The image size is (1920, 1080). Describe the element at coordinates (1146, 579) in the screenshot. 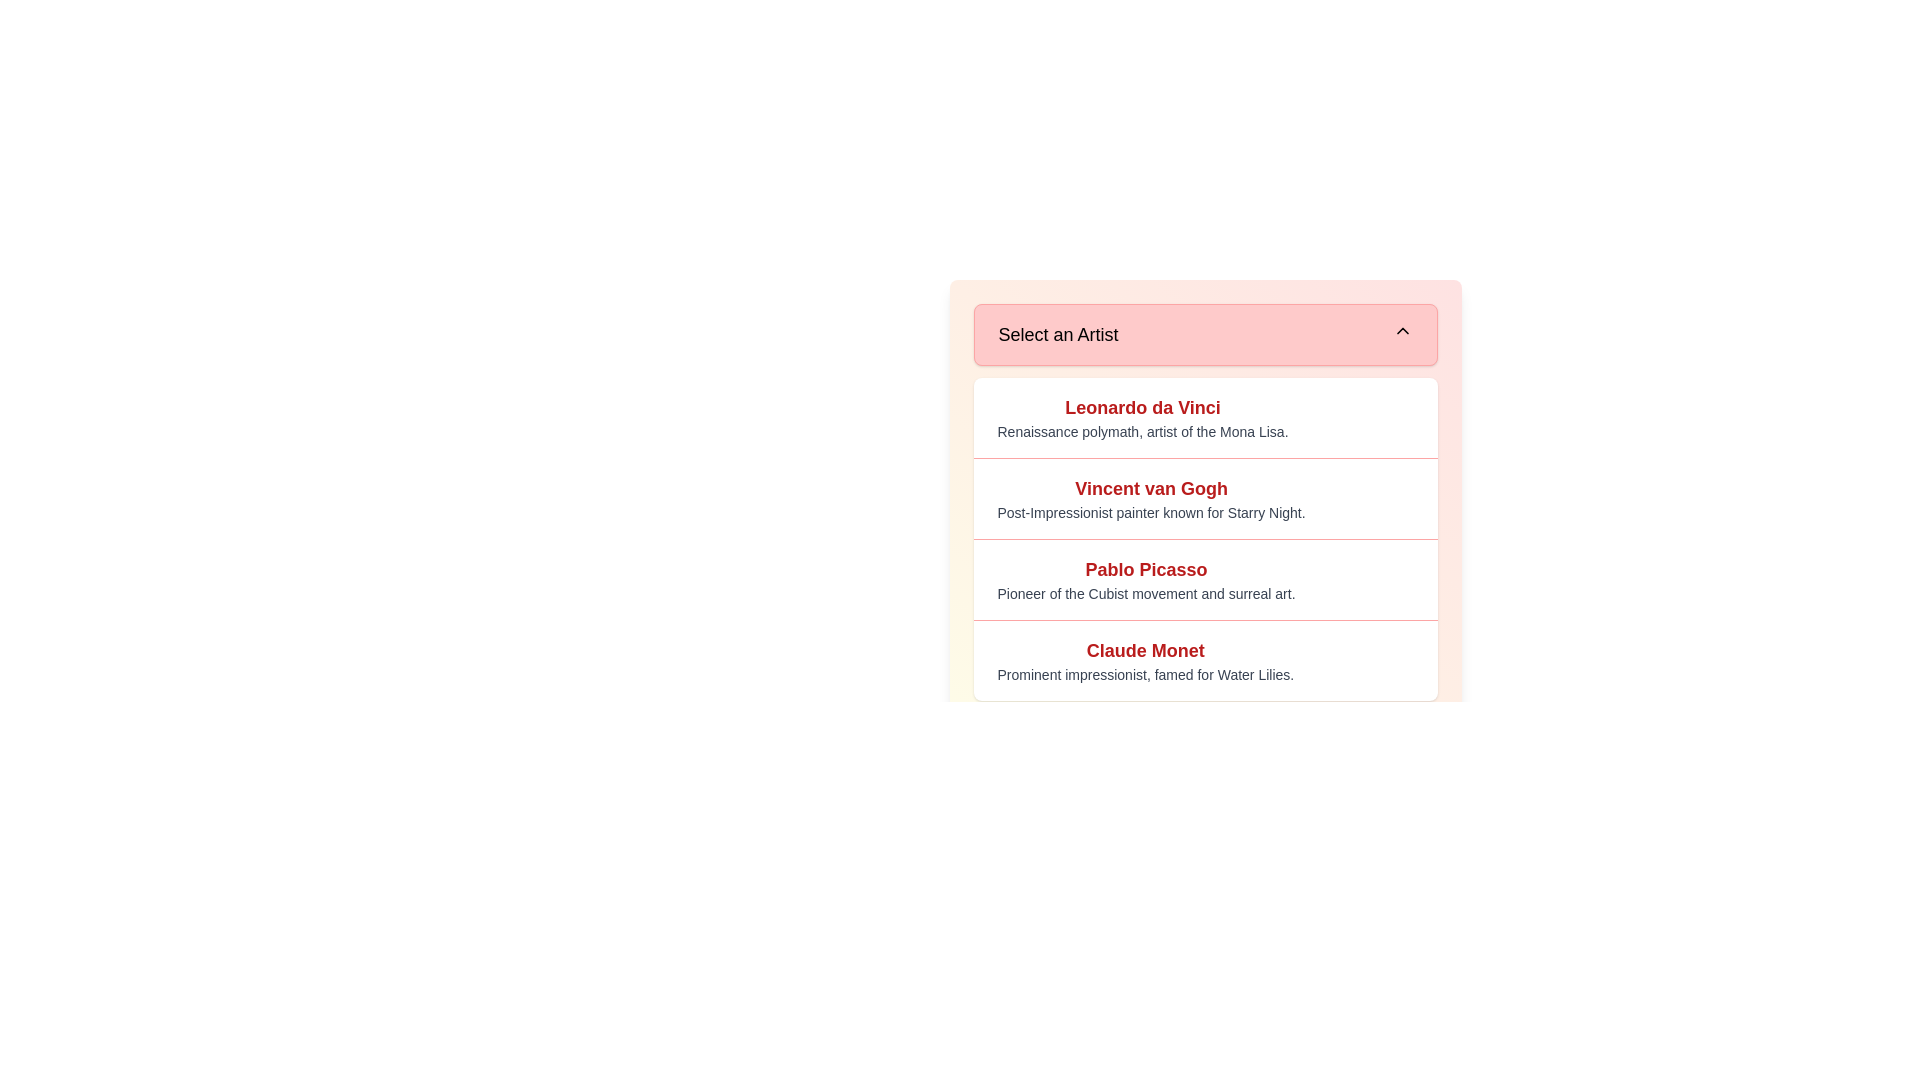

I see `the selectable list item indicating the artist 'Pablo Picasso', which is the third item in a vertical list of four in the dropdown panel titled 'Select an Artist'` at that location.